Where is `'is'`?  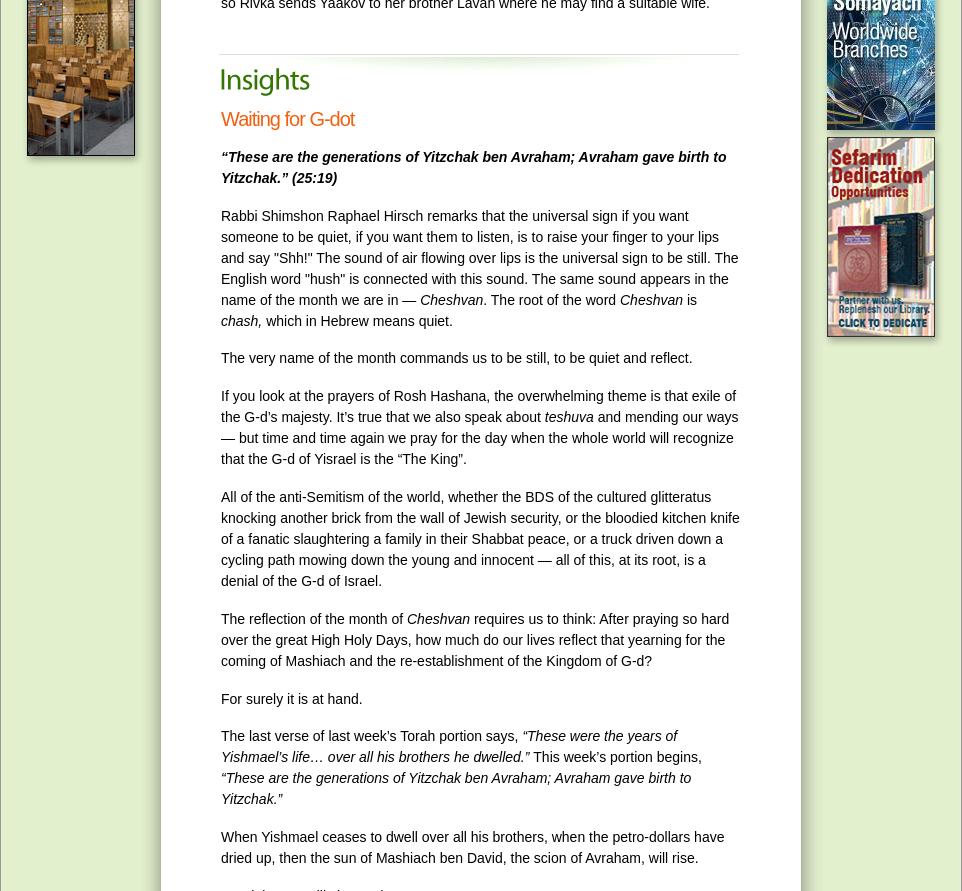 'is' is located at coordinates (689, 298).